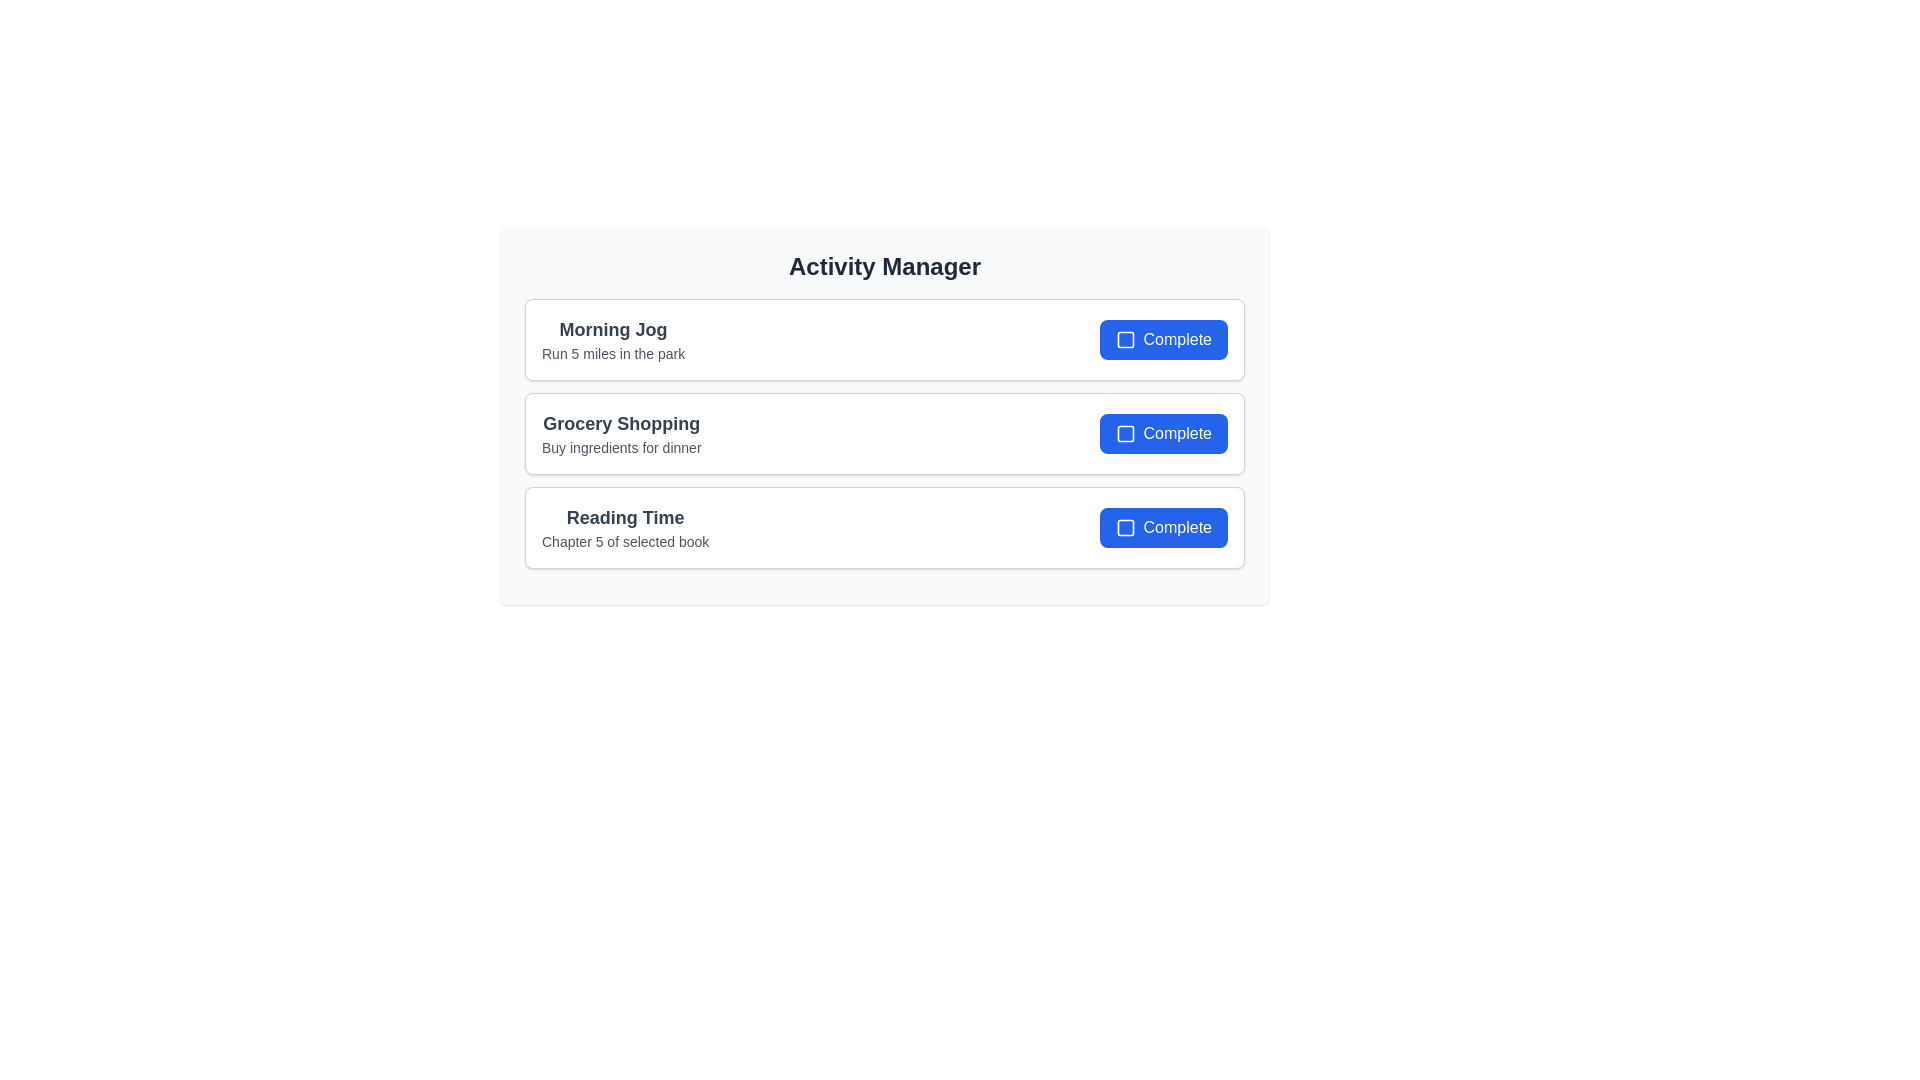  I want to click on the text label that provides contextual information about 'Chapter 5 of selected book', located below 'Reading Time', so click(624, 542).